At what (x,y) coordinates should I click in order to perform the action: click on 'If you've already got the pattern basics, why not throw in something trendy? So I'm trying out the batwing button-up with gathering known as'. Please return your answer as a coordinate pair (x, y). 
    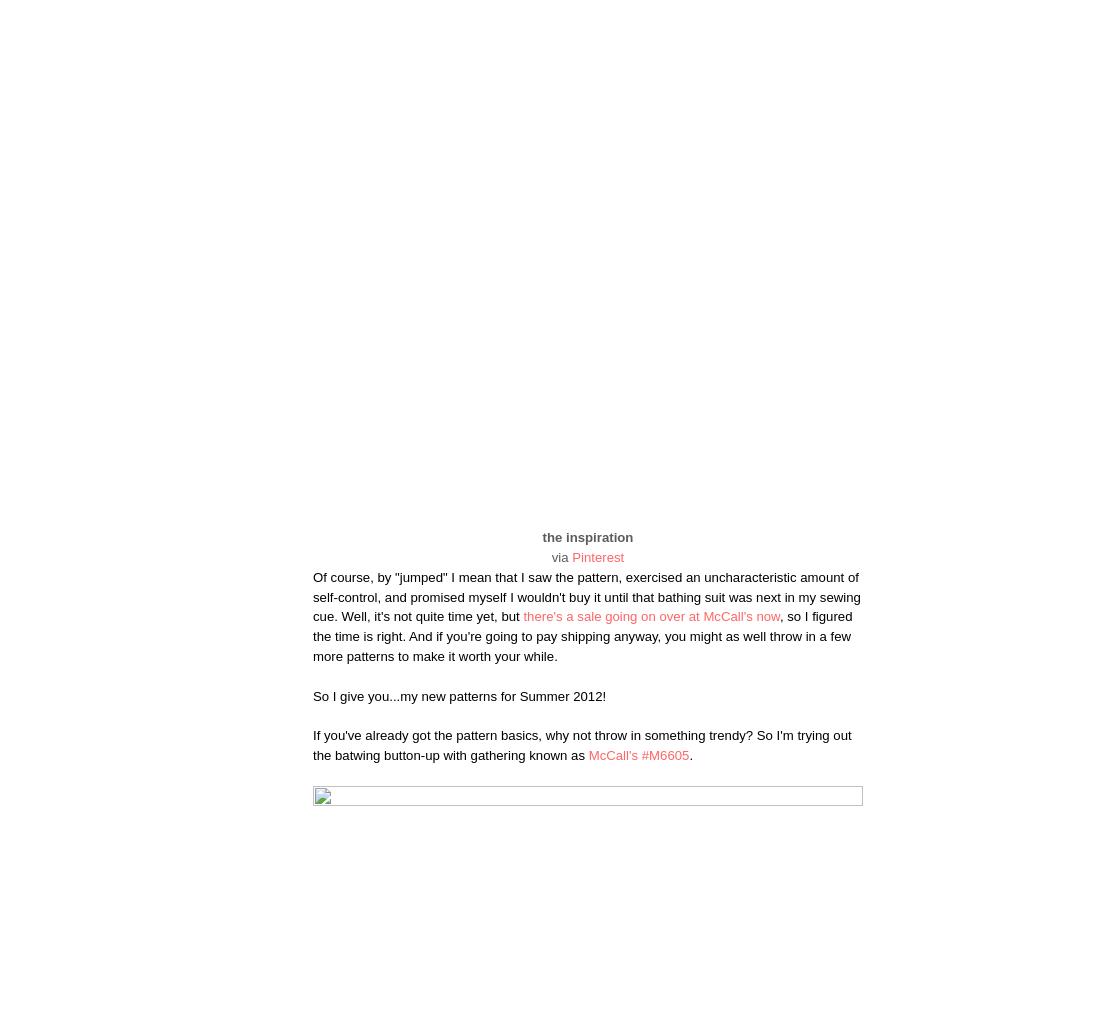
    Looking at the image, I should click on (582, 744).